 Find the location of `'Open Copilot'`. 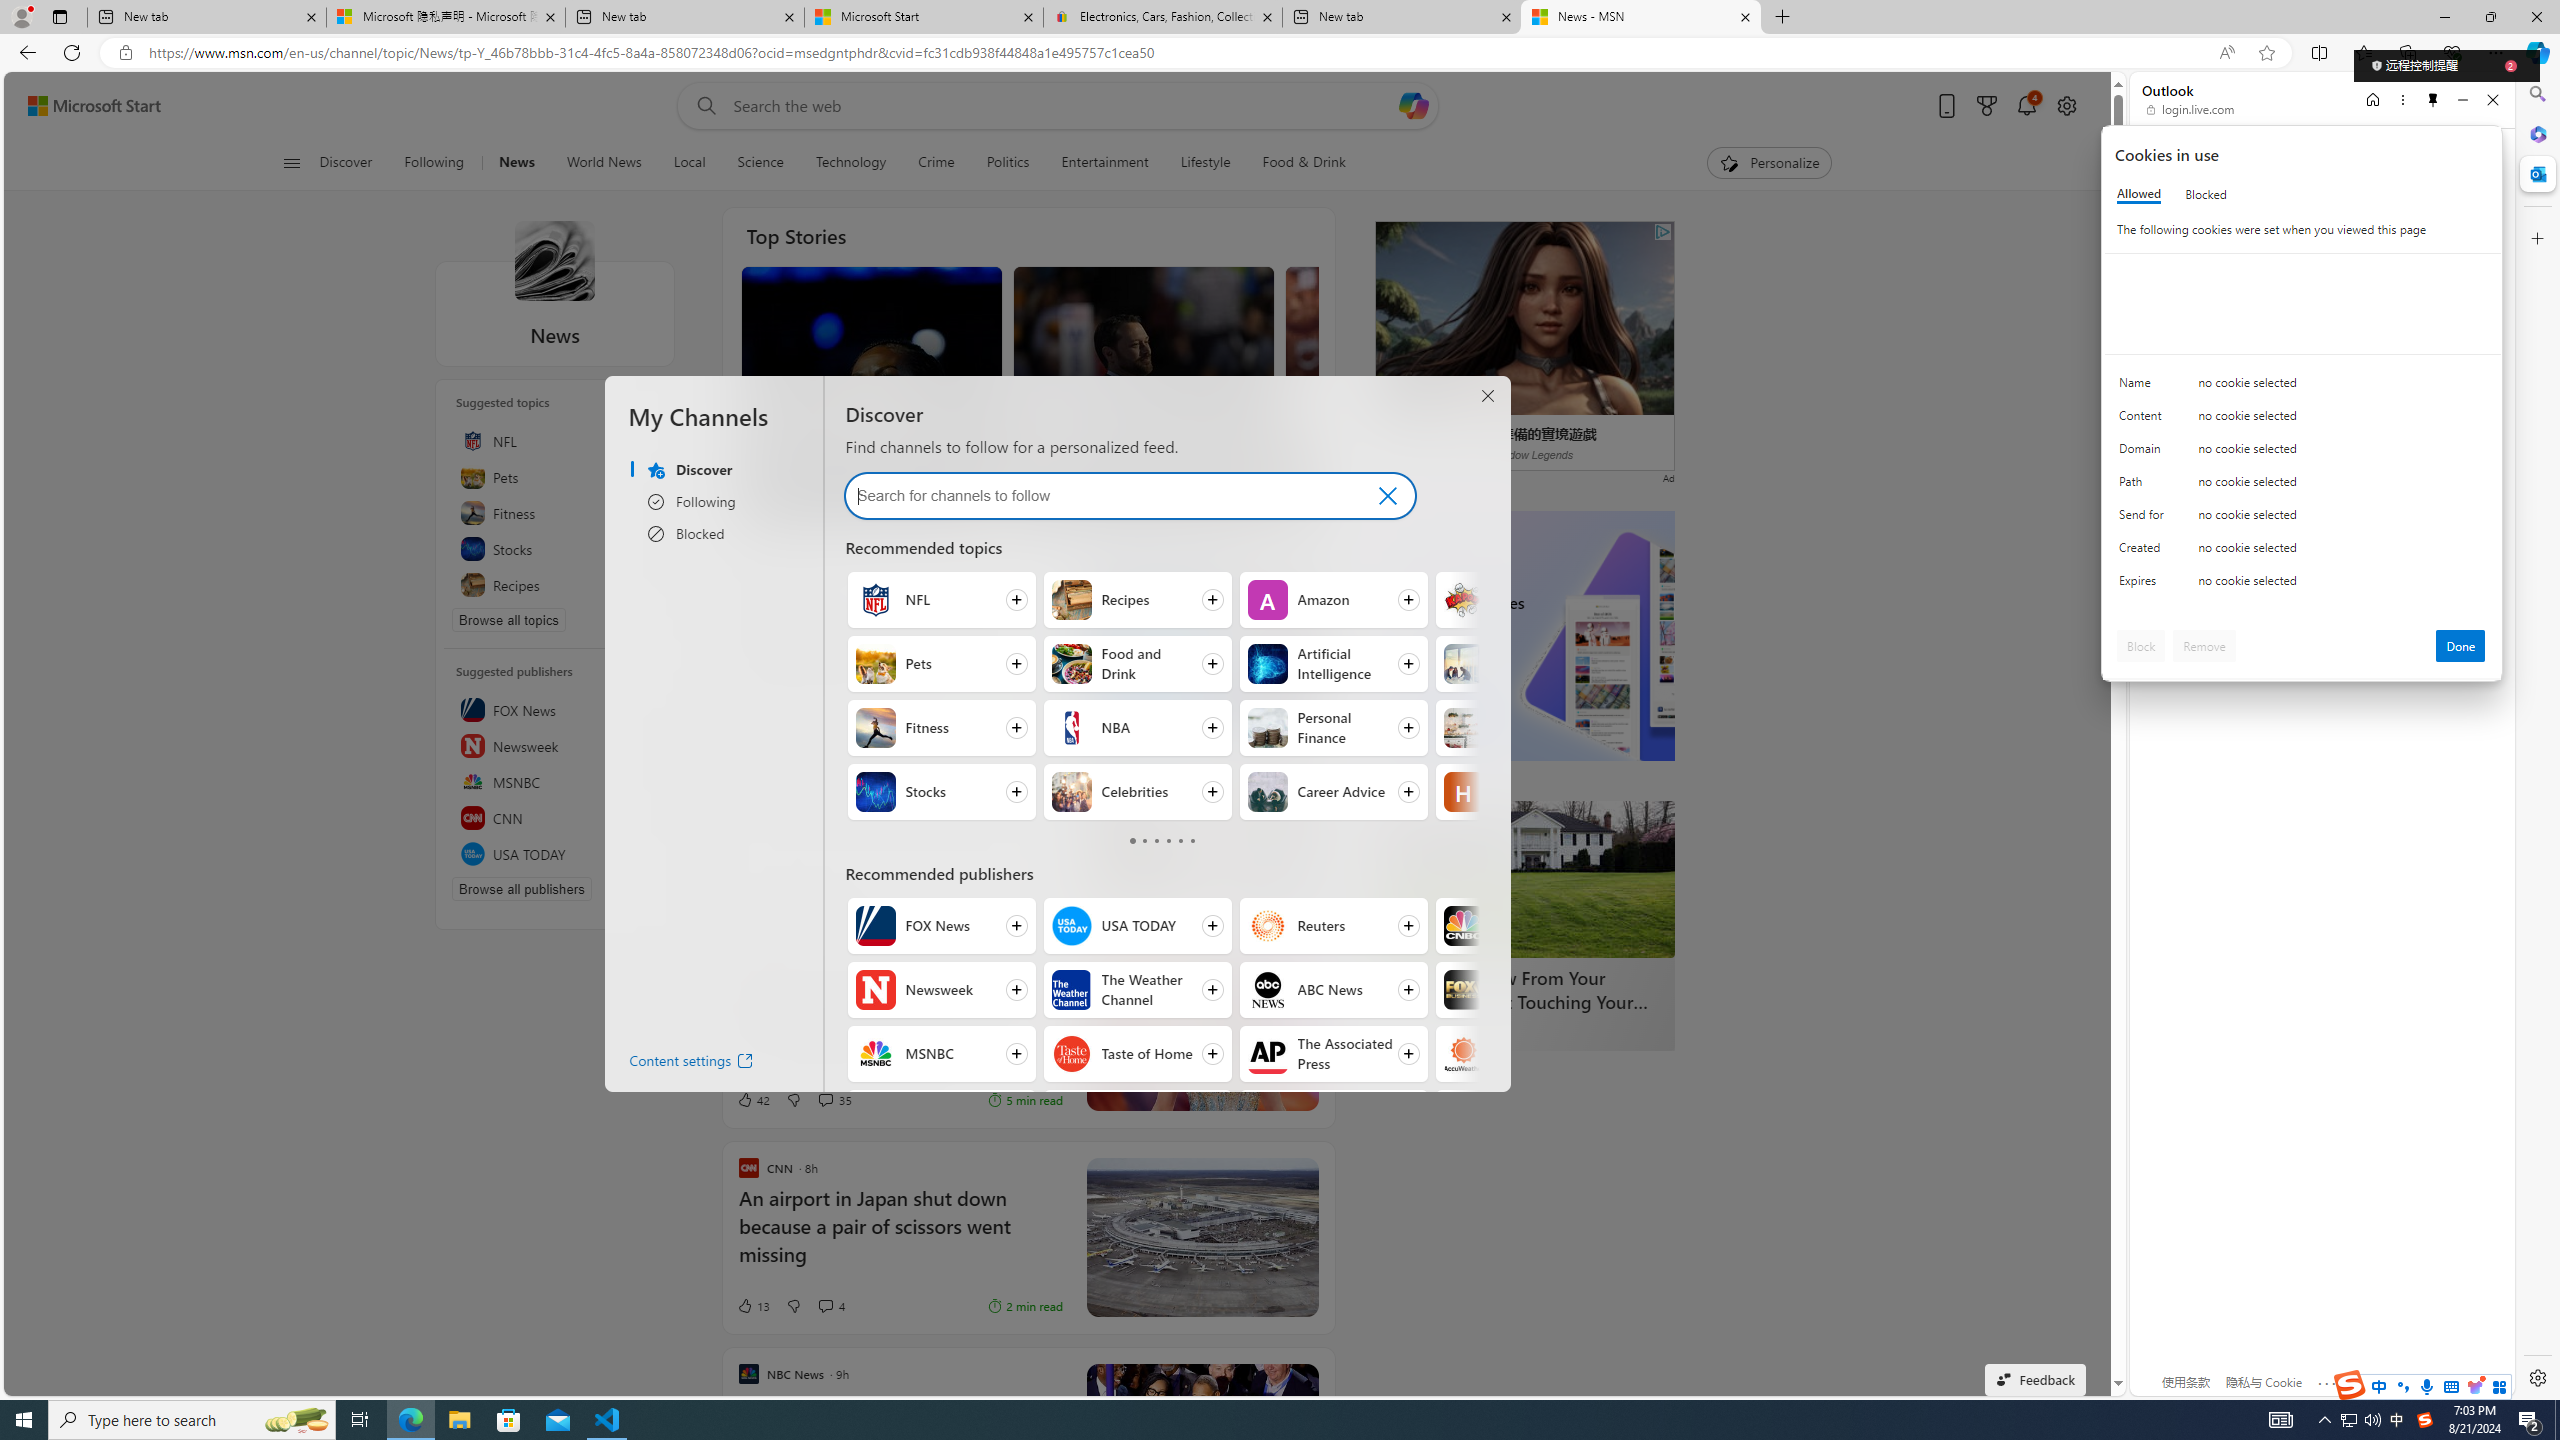

'Open Copilot' is located at coordinates (1413, 104).